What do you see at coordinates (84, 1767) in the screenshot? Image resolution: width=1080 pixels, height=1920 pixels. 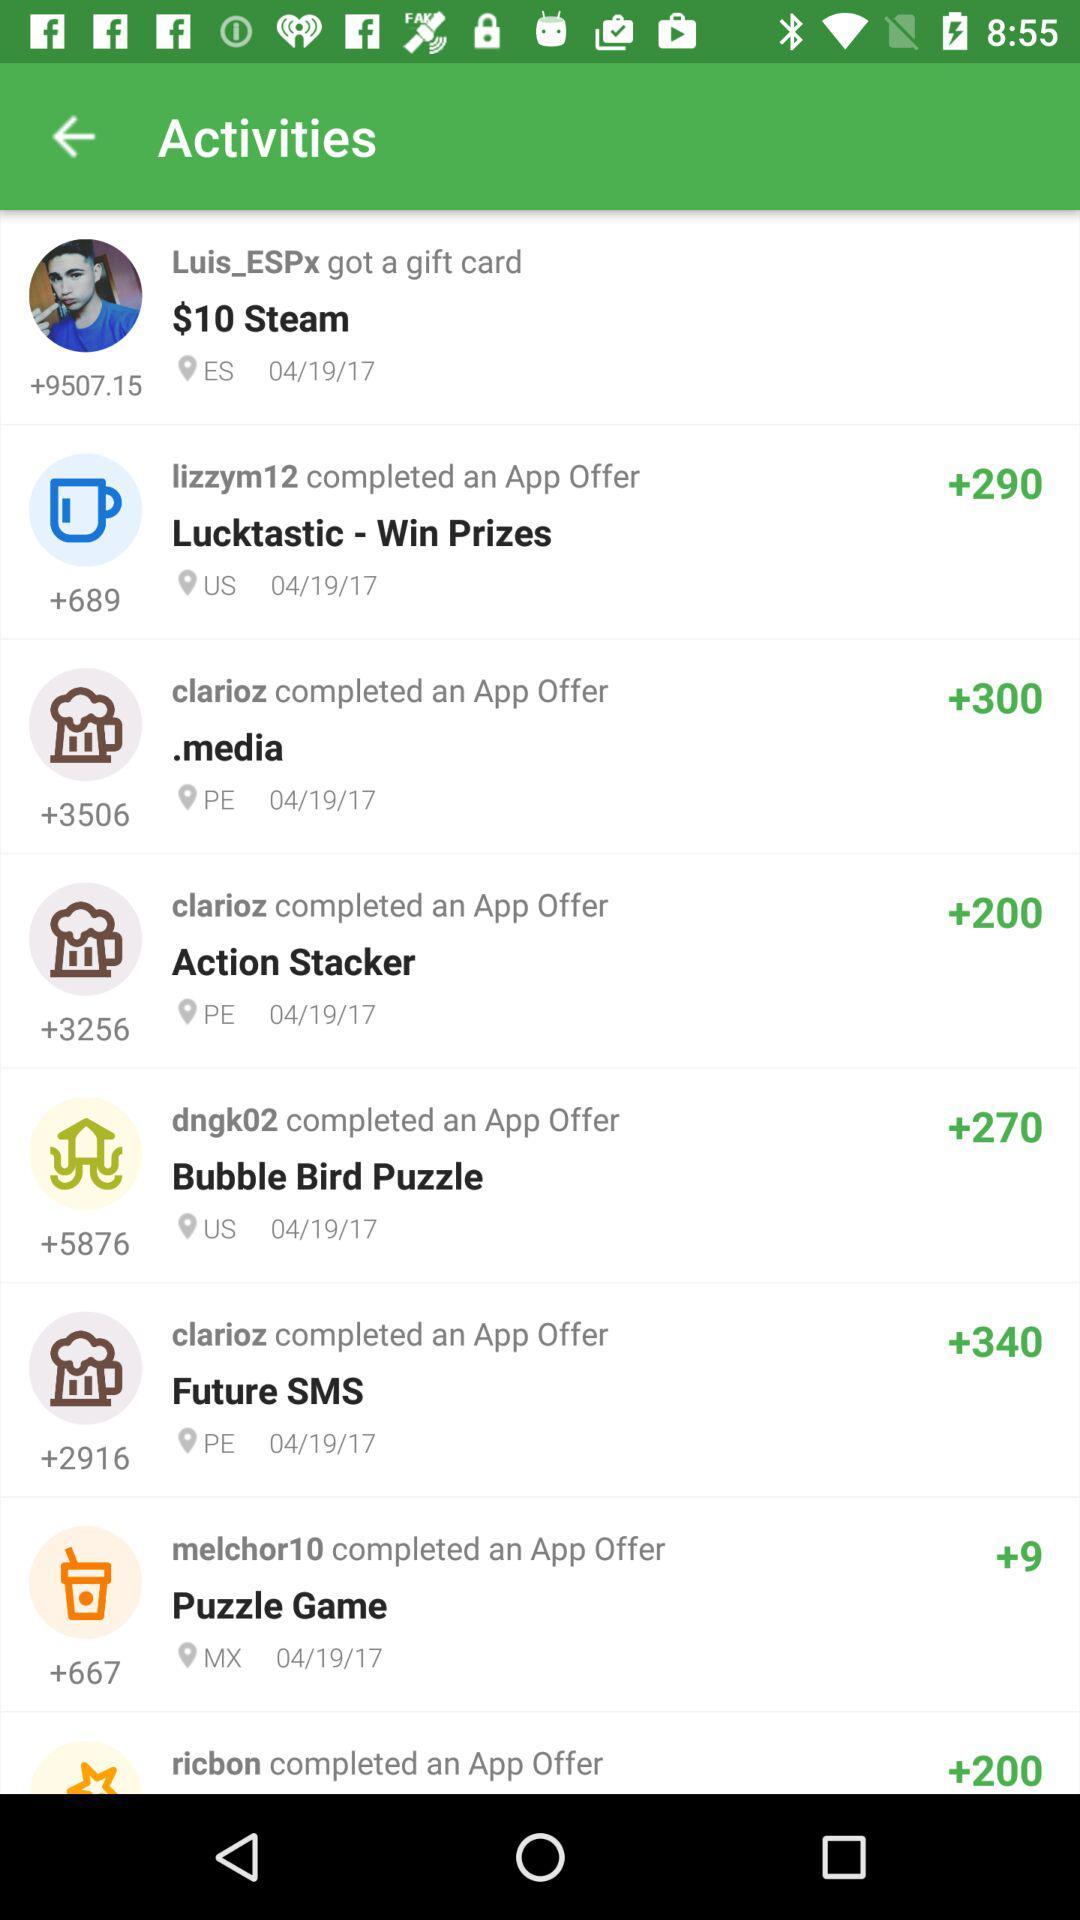 I see `the first image from the bottom of the page` at bounding box center [84, 1767].